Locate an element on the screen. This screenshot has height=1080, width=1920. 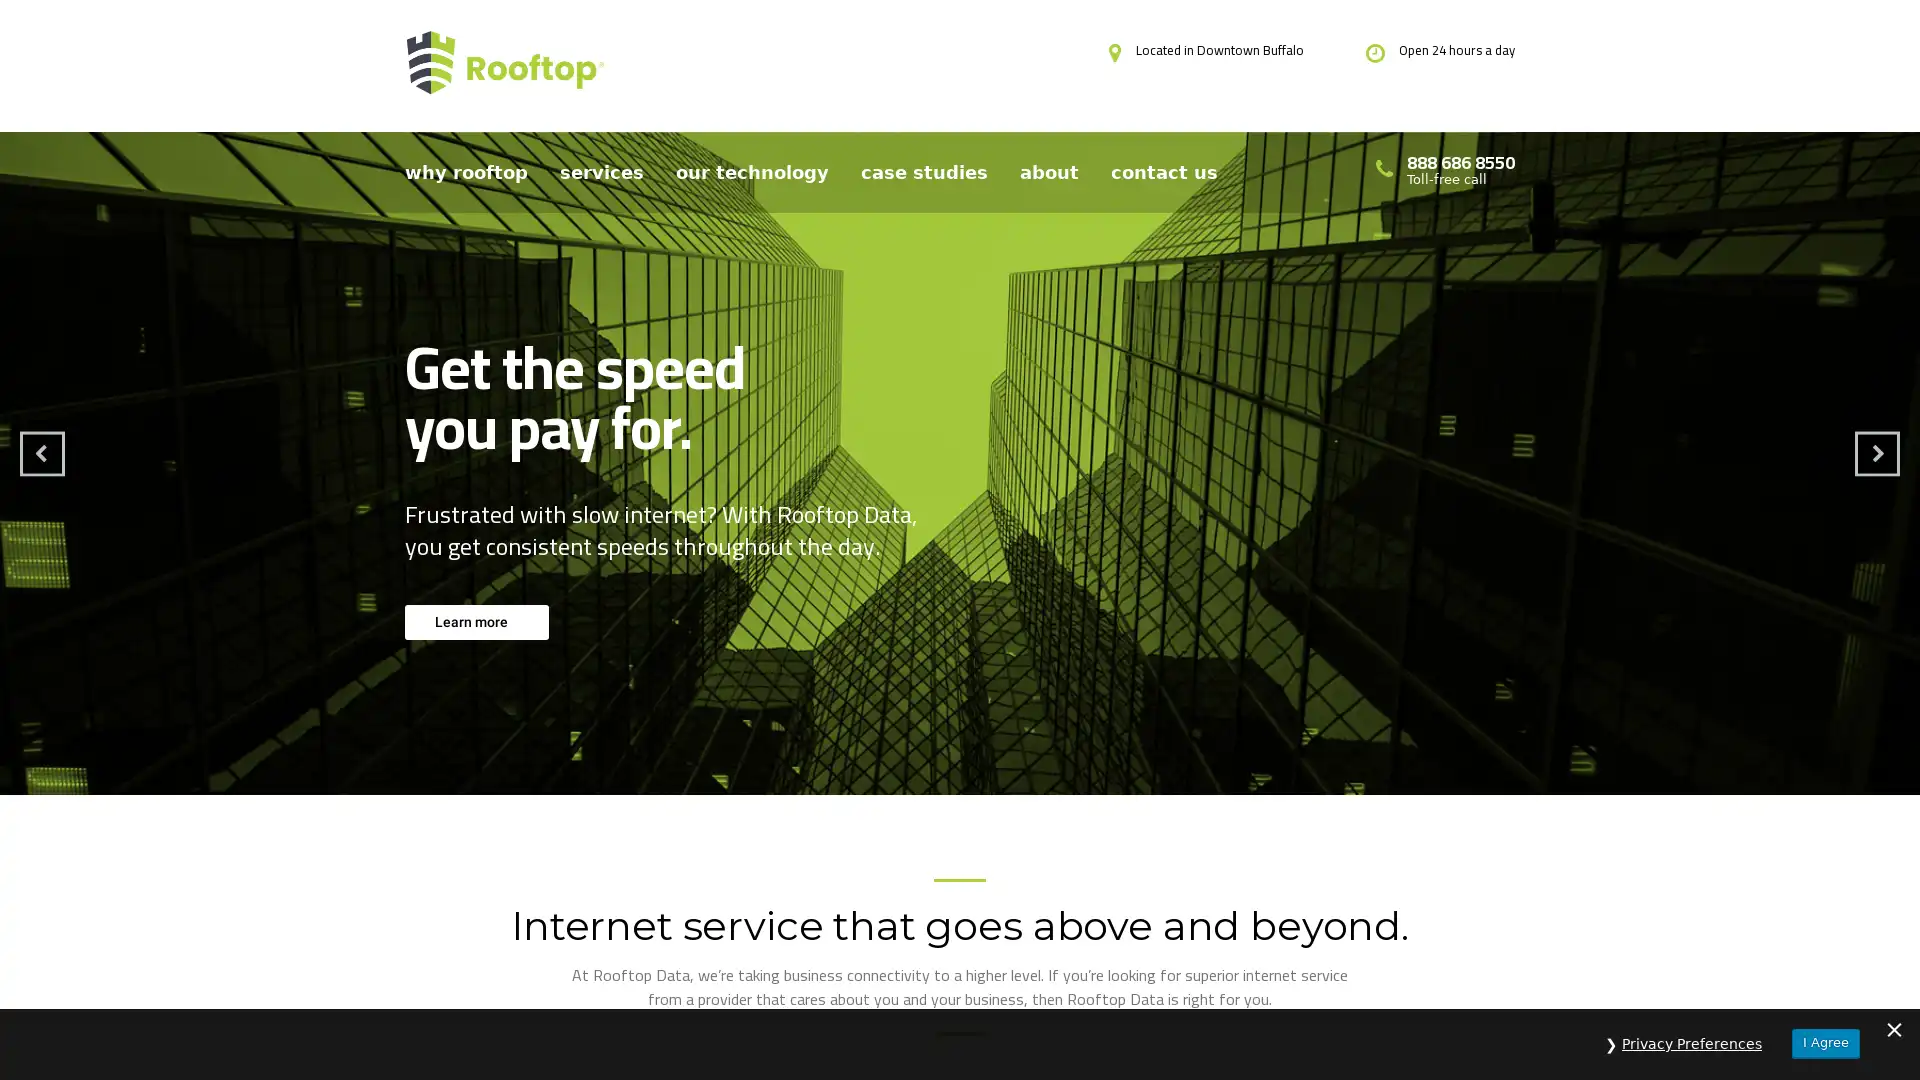
Privacy Preferences is located at coordinates (1691, 1043).